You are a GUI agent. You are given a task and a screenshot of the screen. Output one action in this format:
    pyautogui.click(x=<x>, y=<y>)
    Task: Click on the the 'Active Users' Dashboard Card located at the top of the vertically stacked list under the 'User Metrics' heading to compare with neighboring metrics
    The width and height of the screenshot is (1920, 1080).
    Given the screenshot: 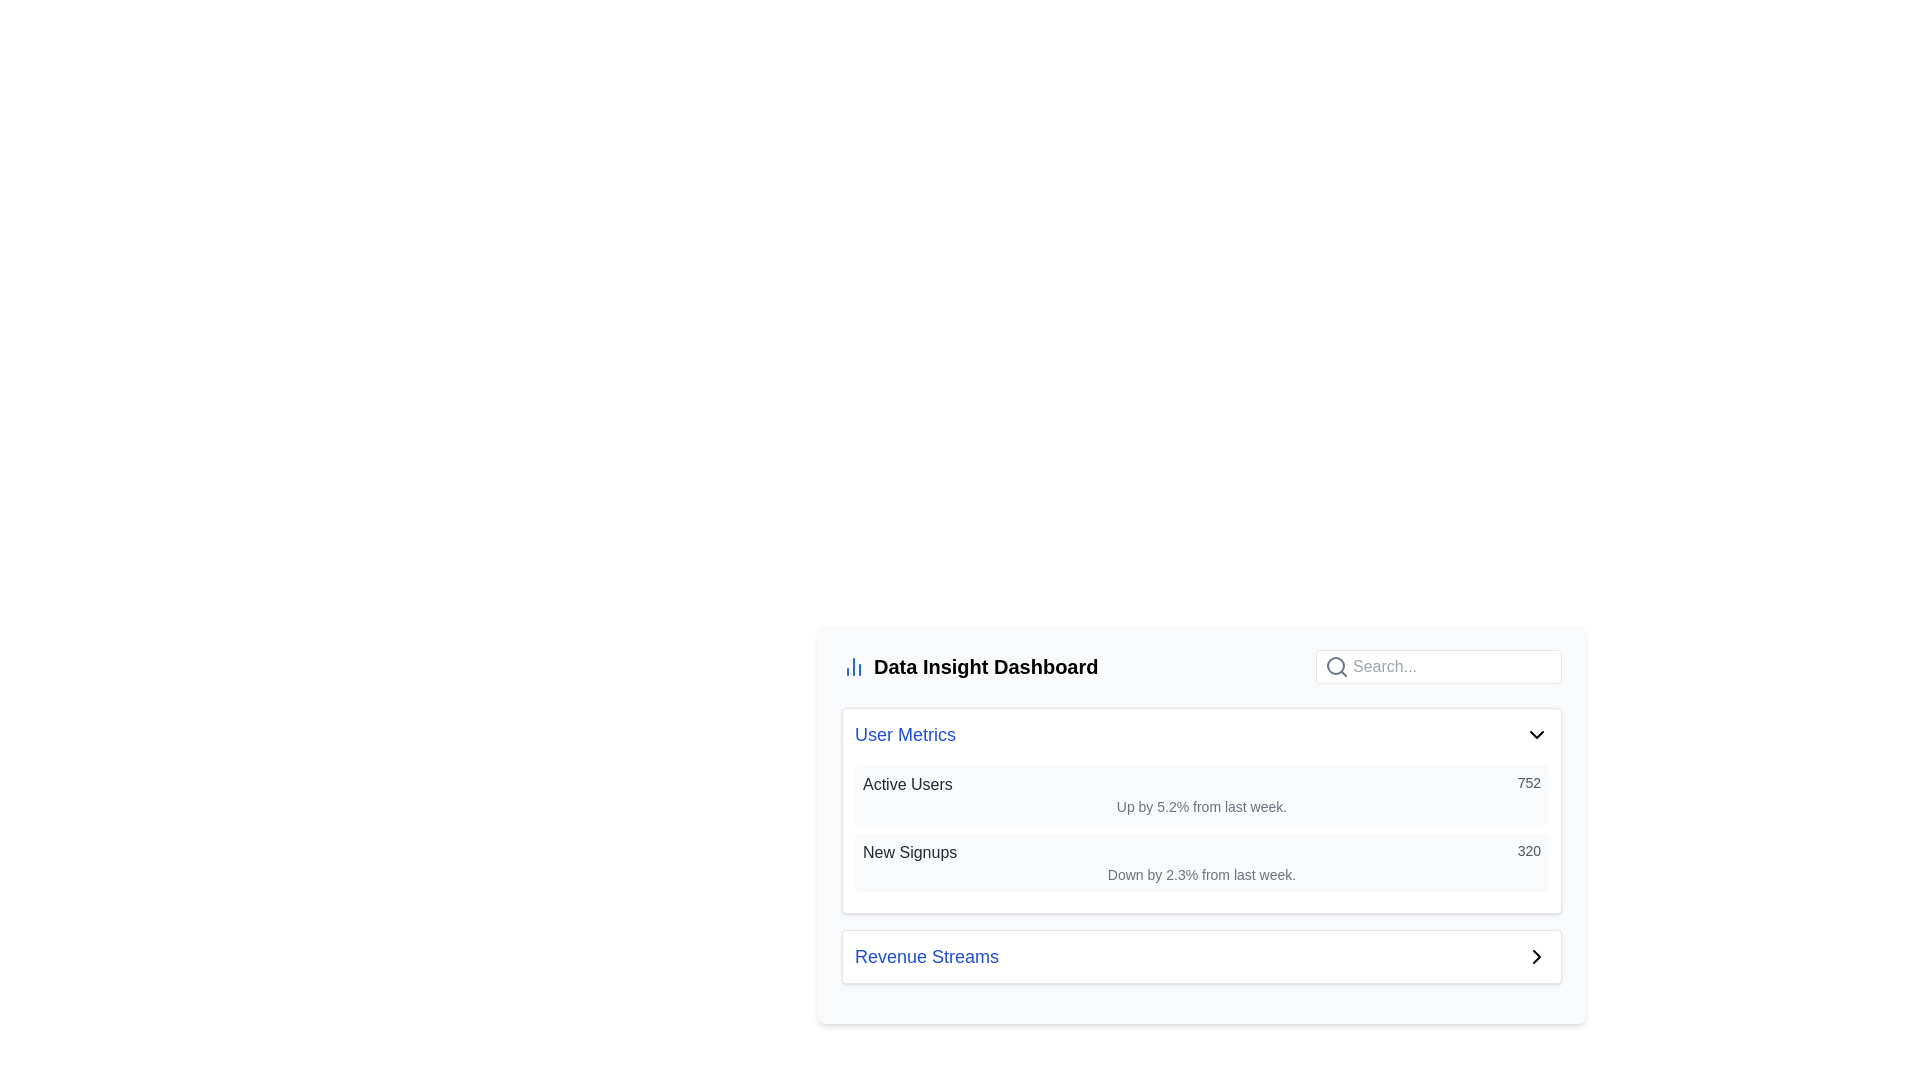 What is the action you would take?
    pyautogui.click(x=1200, y=793)
    